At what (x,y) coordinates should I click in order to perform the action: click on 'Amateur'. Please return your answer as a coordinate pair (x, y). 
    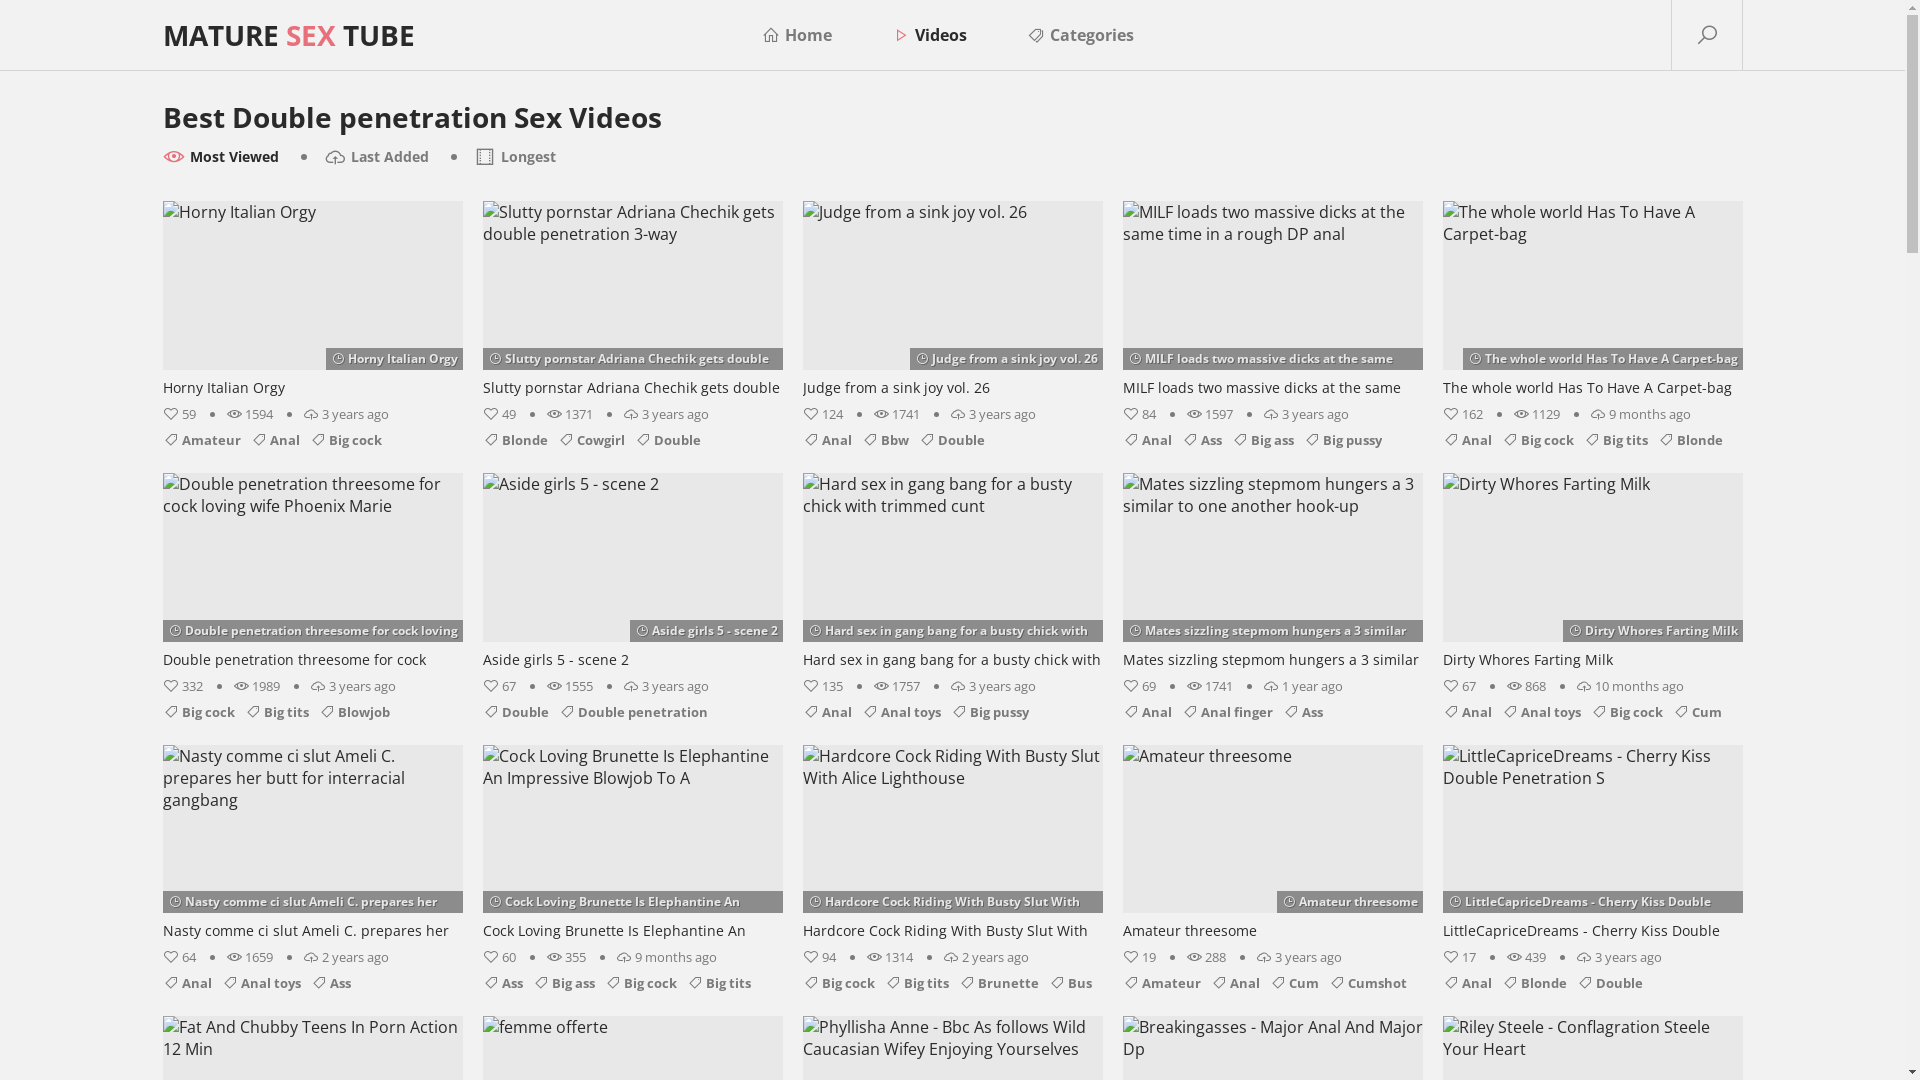
    Looking at the image, I should click on (162, 438).